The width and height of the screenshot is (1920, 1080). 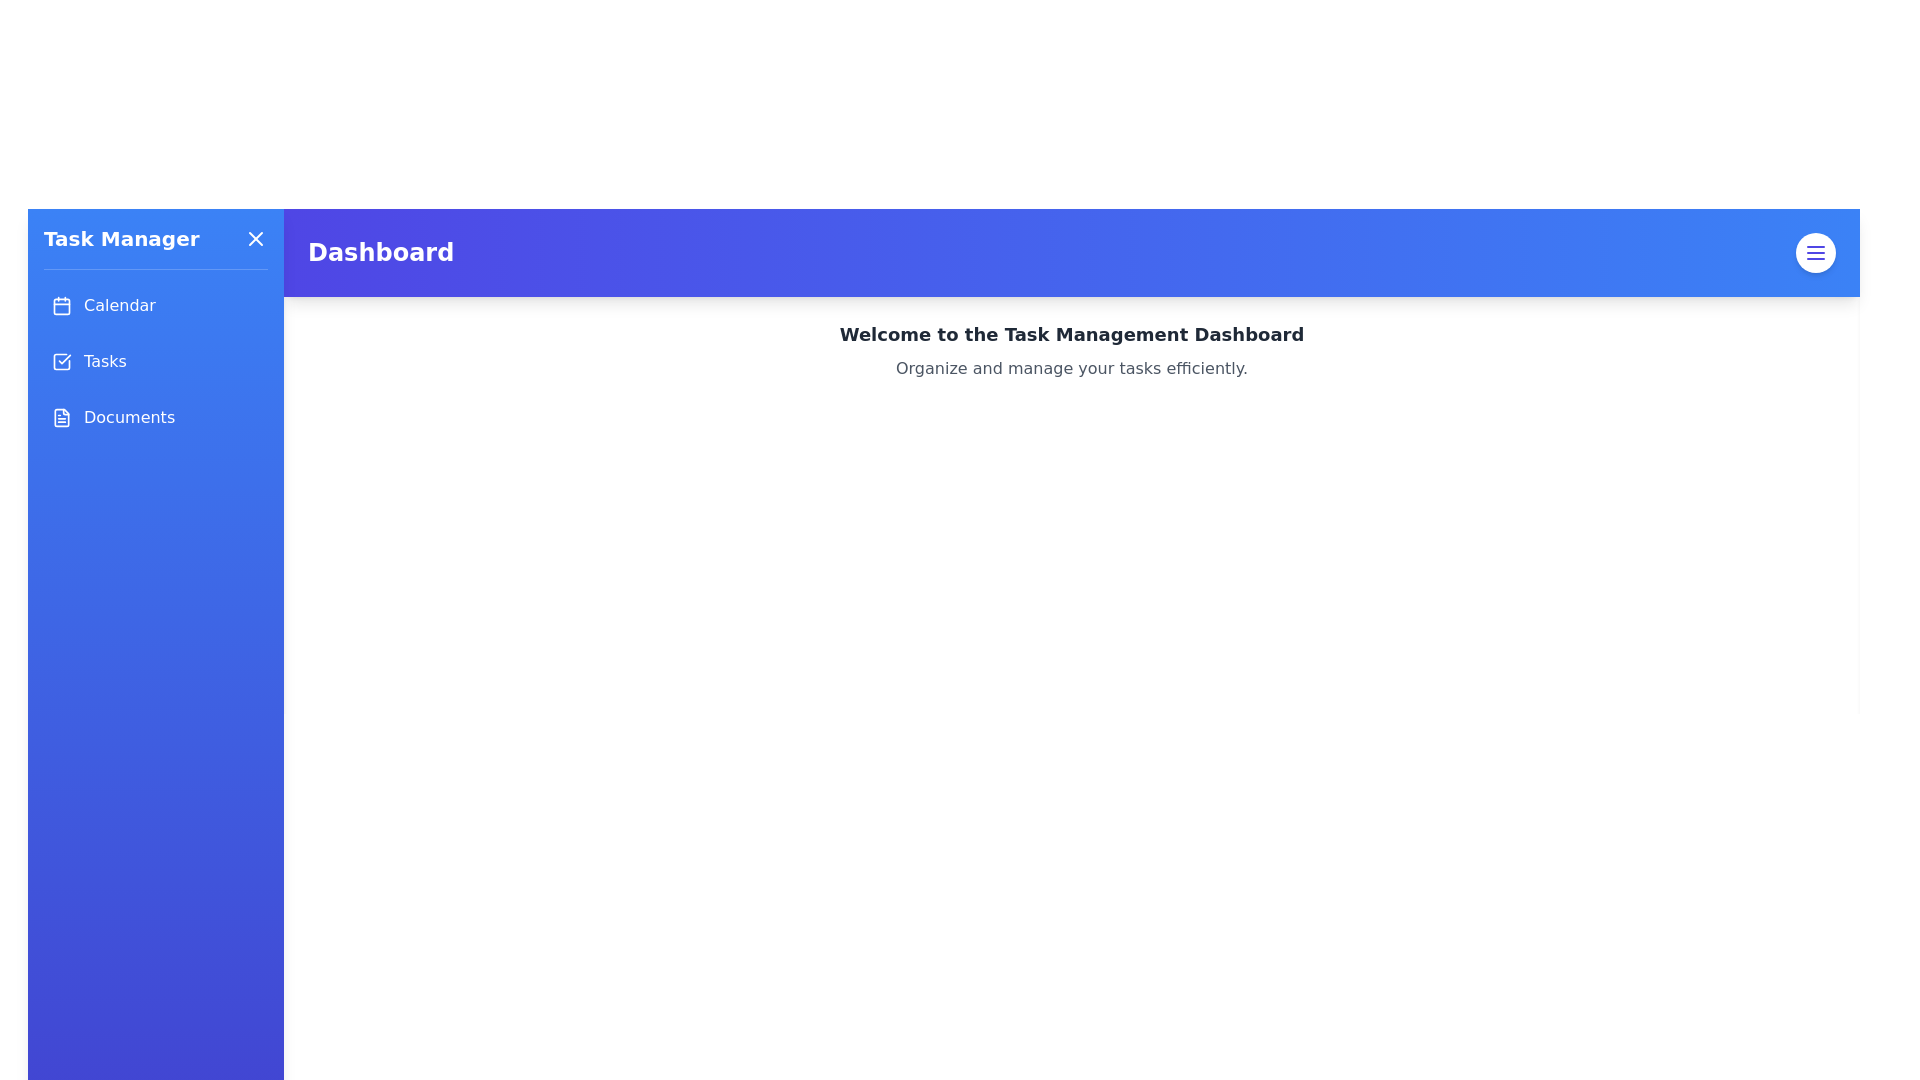 I want to click on the button with an 'X' icon, styled as a vector graphic in white on a blue circular background, located in the top-right corner of the 'Task Manager' header section, so click(x=254, y=238).